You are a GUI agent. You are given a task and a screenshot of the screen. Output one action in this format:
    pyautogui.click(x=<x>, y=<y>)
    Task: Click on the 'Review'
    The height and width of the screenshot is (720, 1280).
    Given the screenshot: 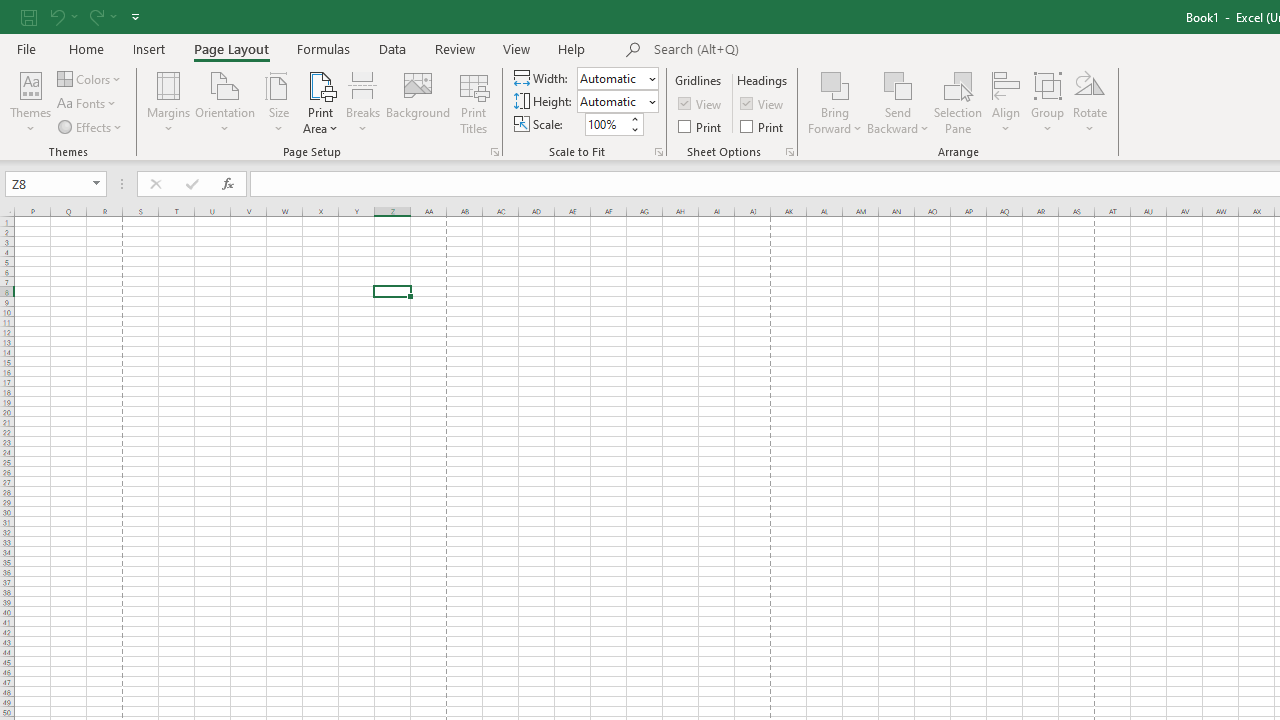 What is the action you would take?
    pyautogui.click(x=454, y=48)
    